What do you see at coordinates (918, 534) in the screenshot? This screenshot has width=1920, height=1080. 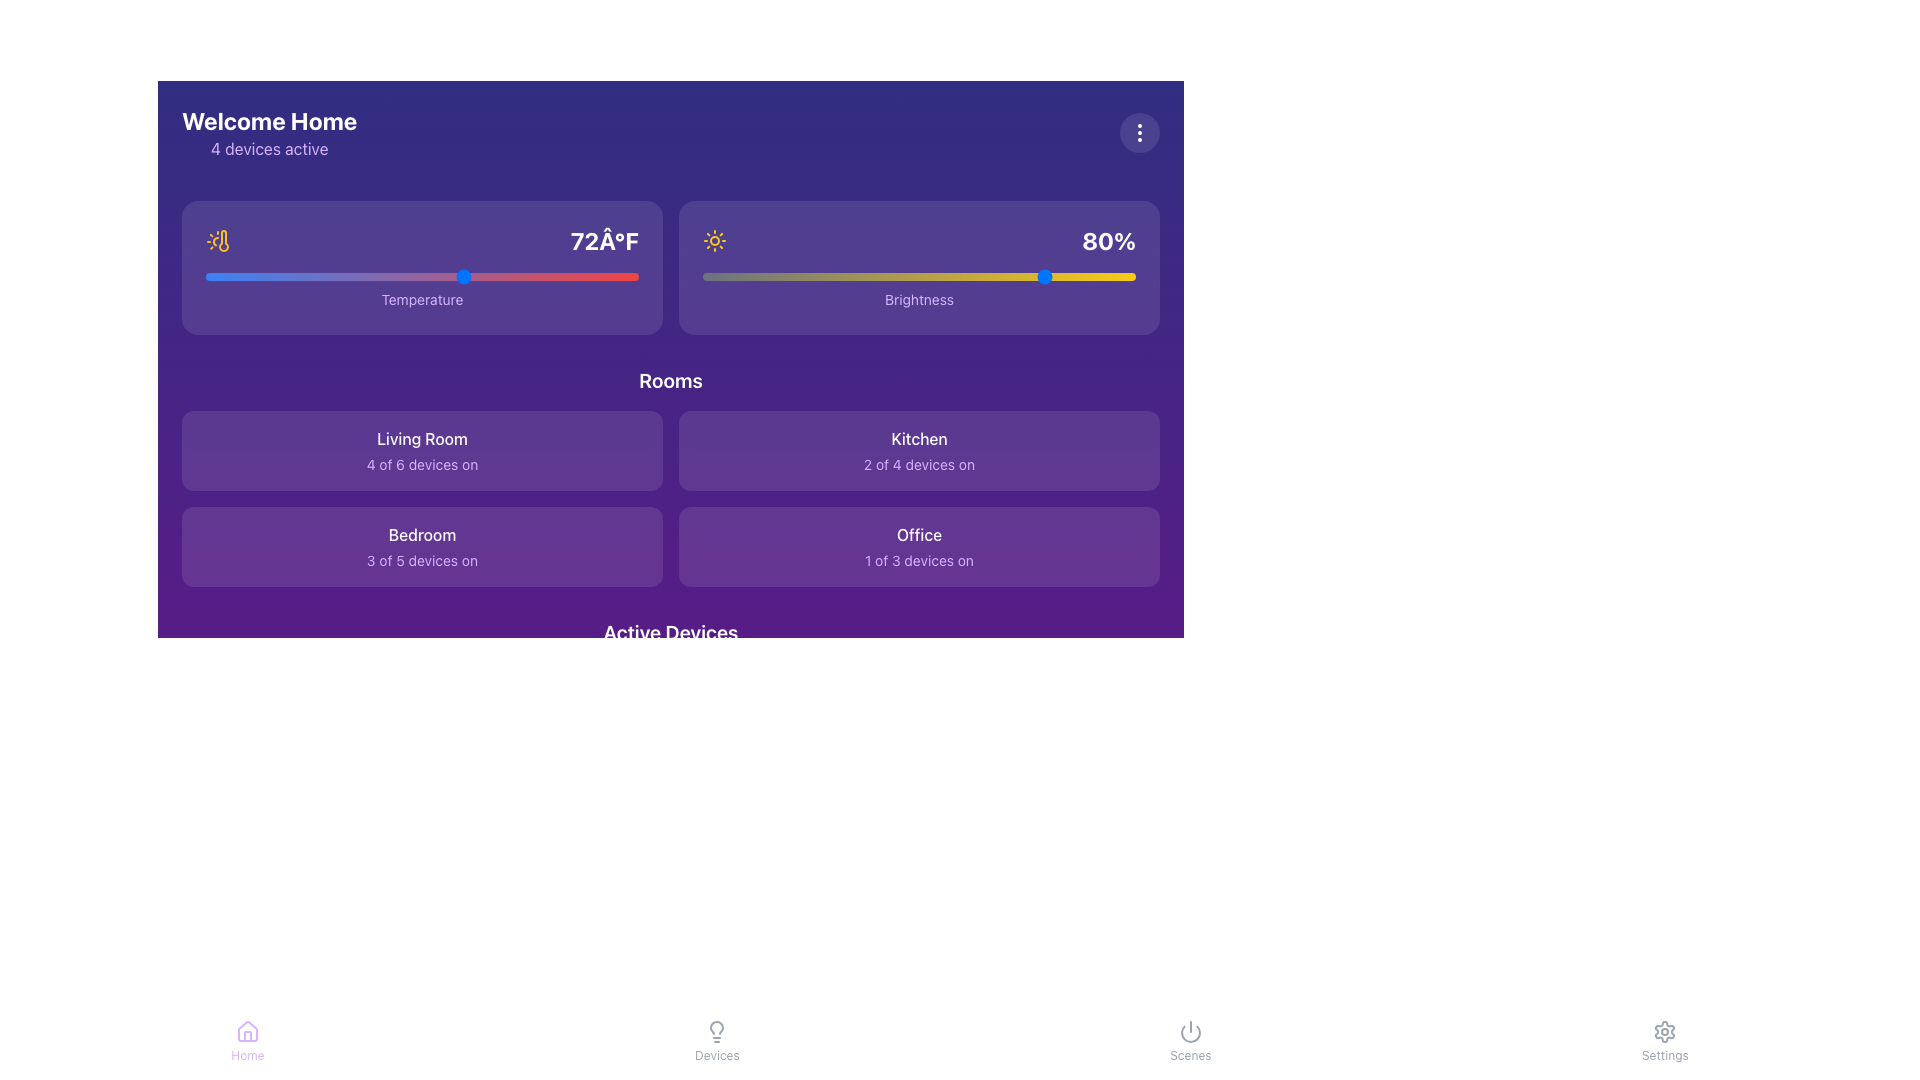 I see `the text label that identifies the room or category named 'Office', located in the bottom-right section of the 'Rooms' section` at bounding box center [918, 534].